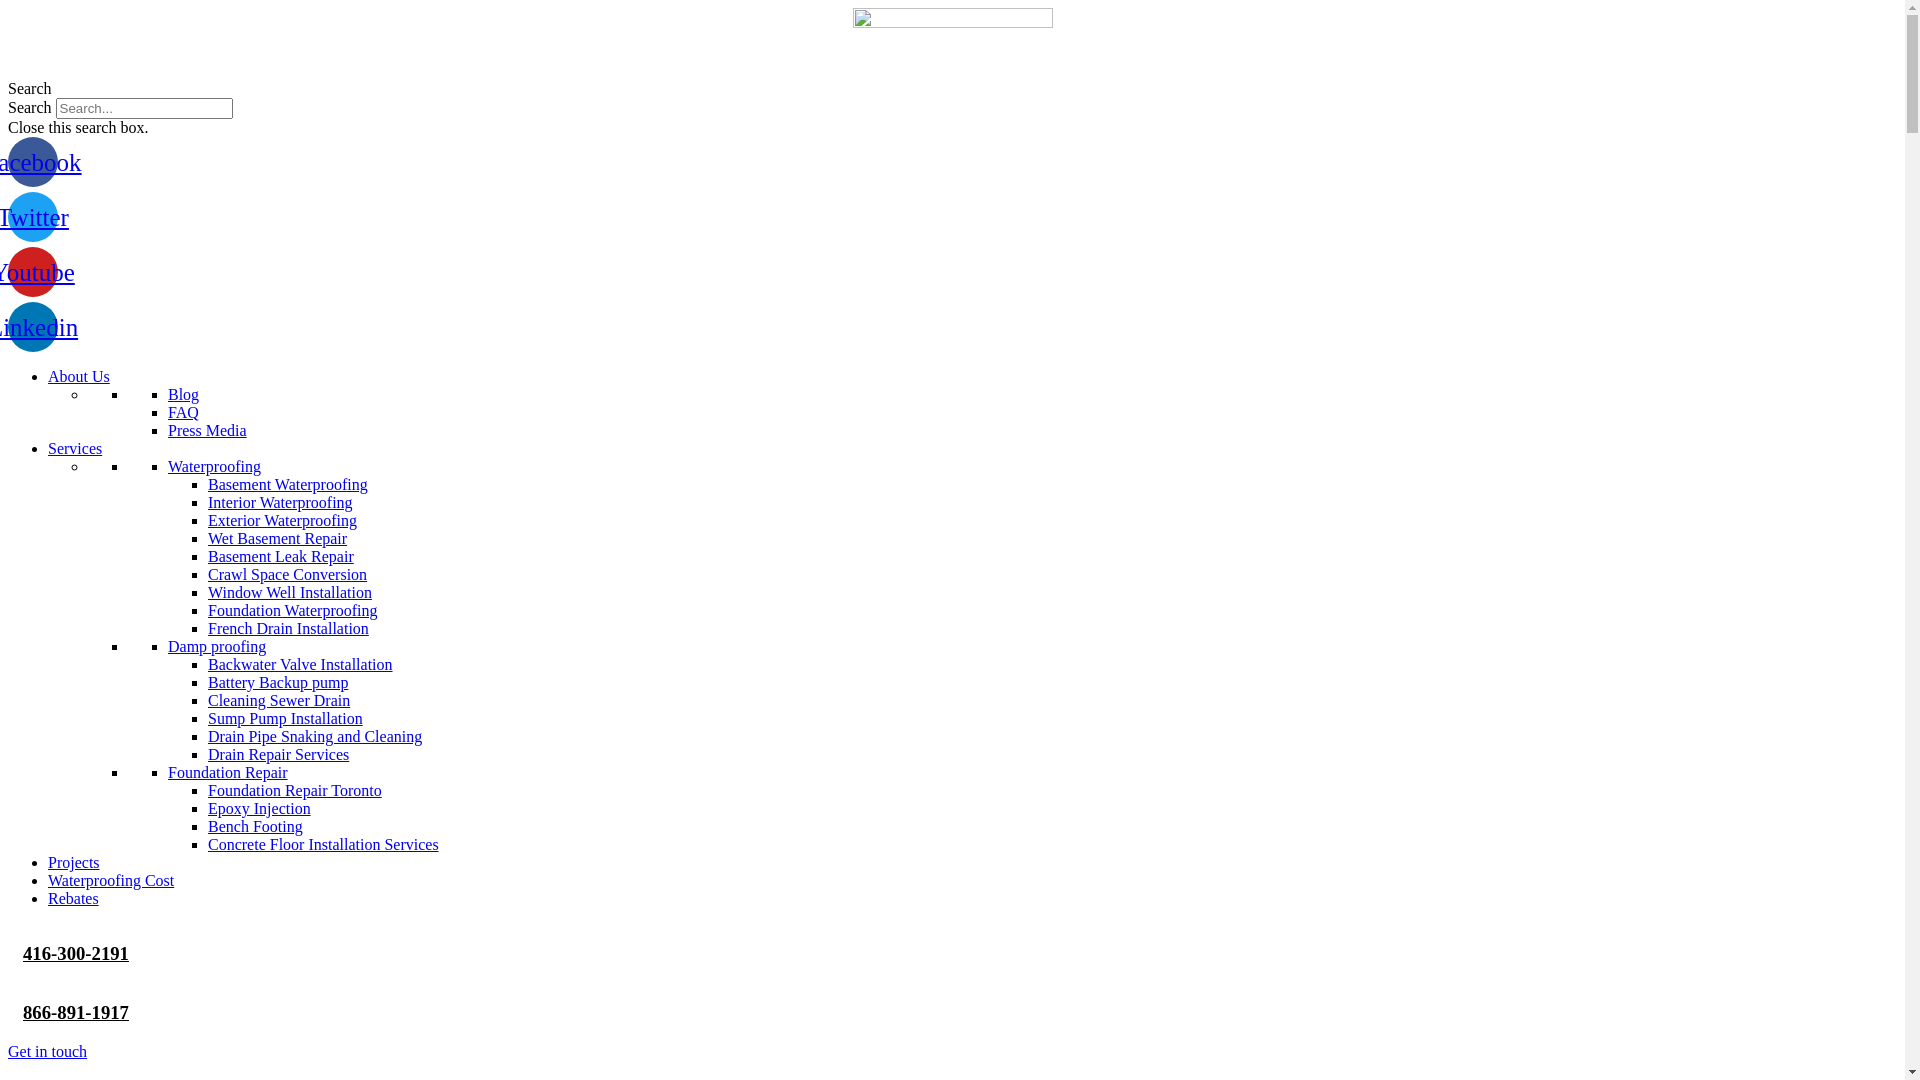 The width and height of the screenshot is (1920, 1080). Describe the element at coordinates (6, 7) in the screenshot. I see `'Skip to content'` at that location.